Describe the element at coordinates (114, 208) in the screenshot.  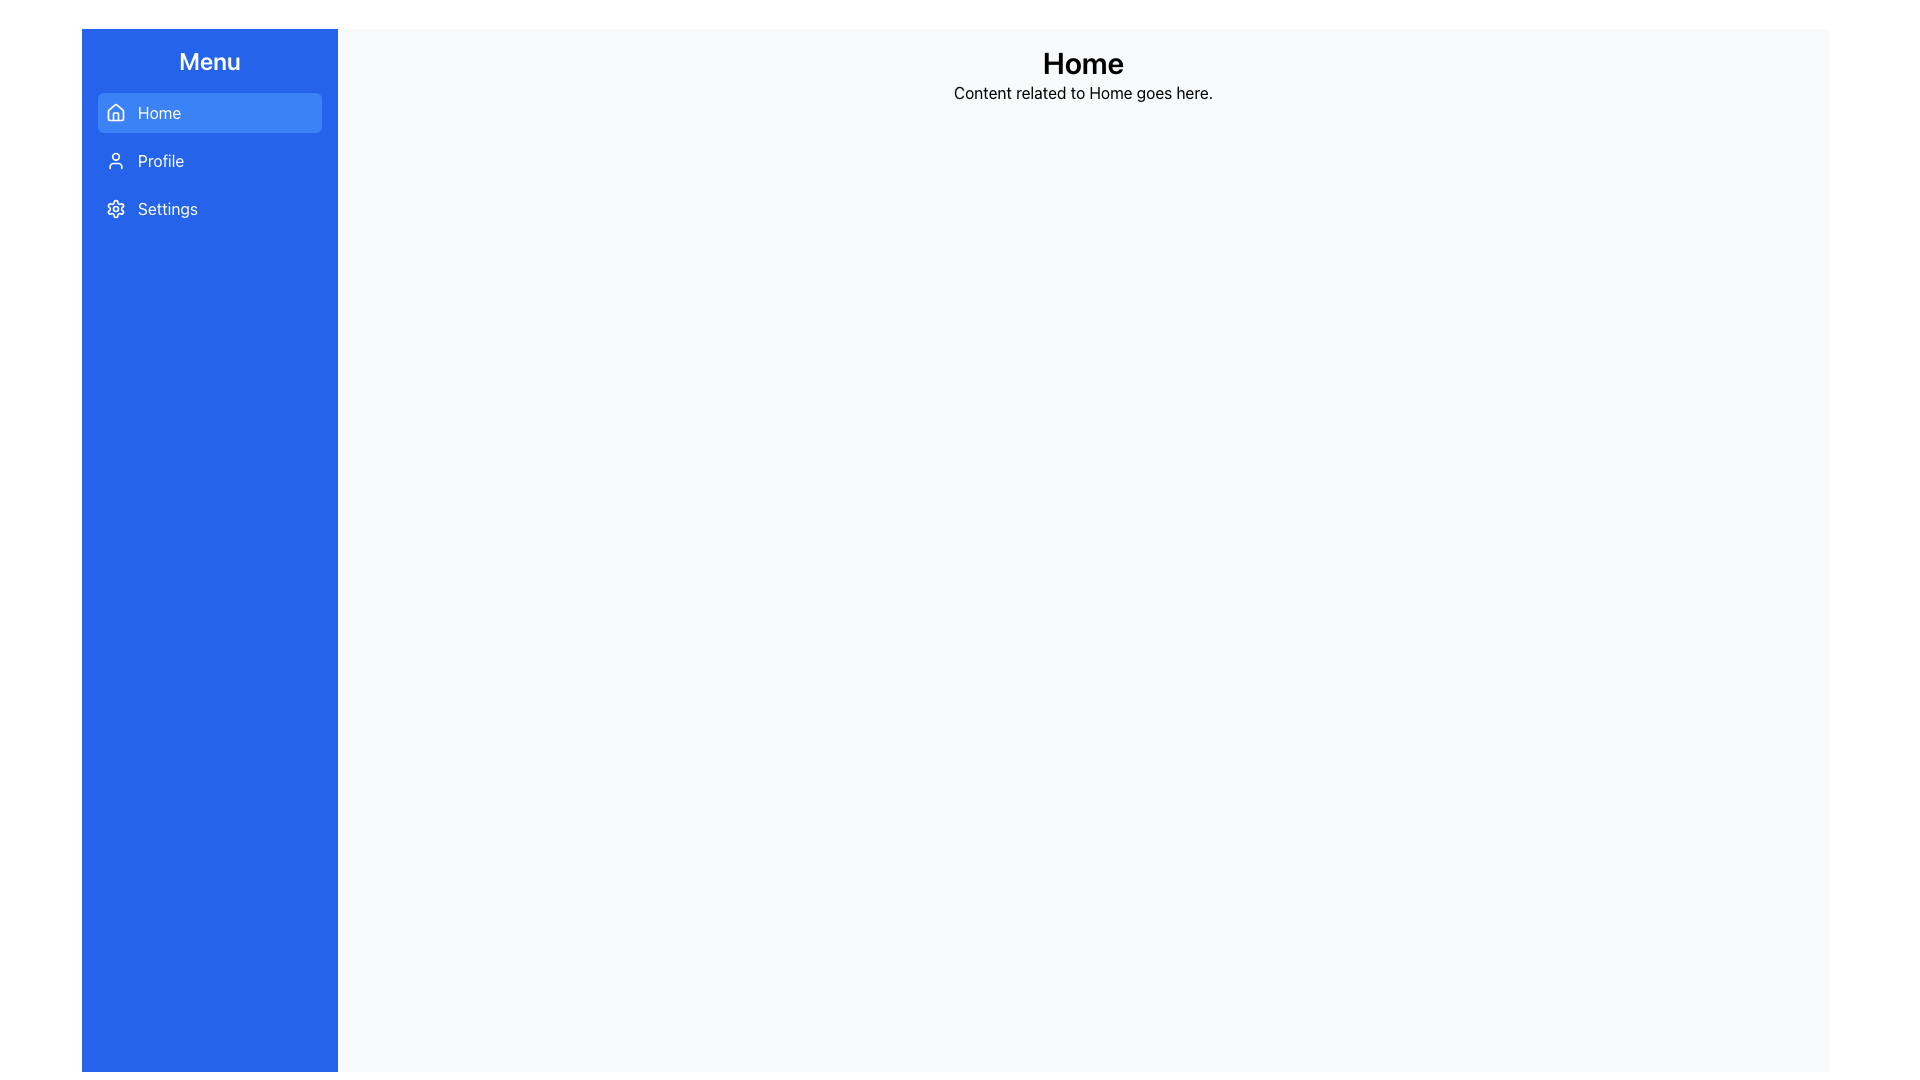
I see `the 'Settings' icon located in the vertical navigation bar` at that location.